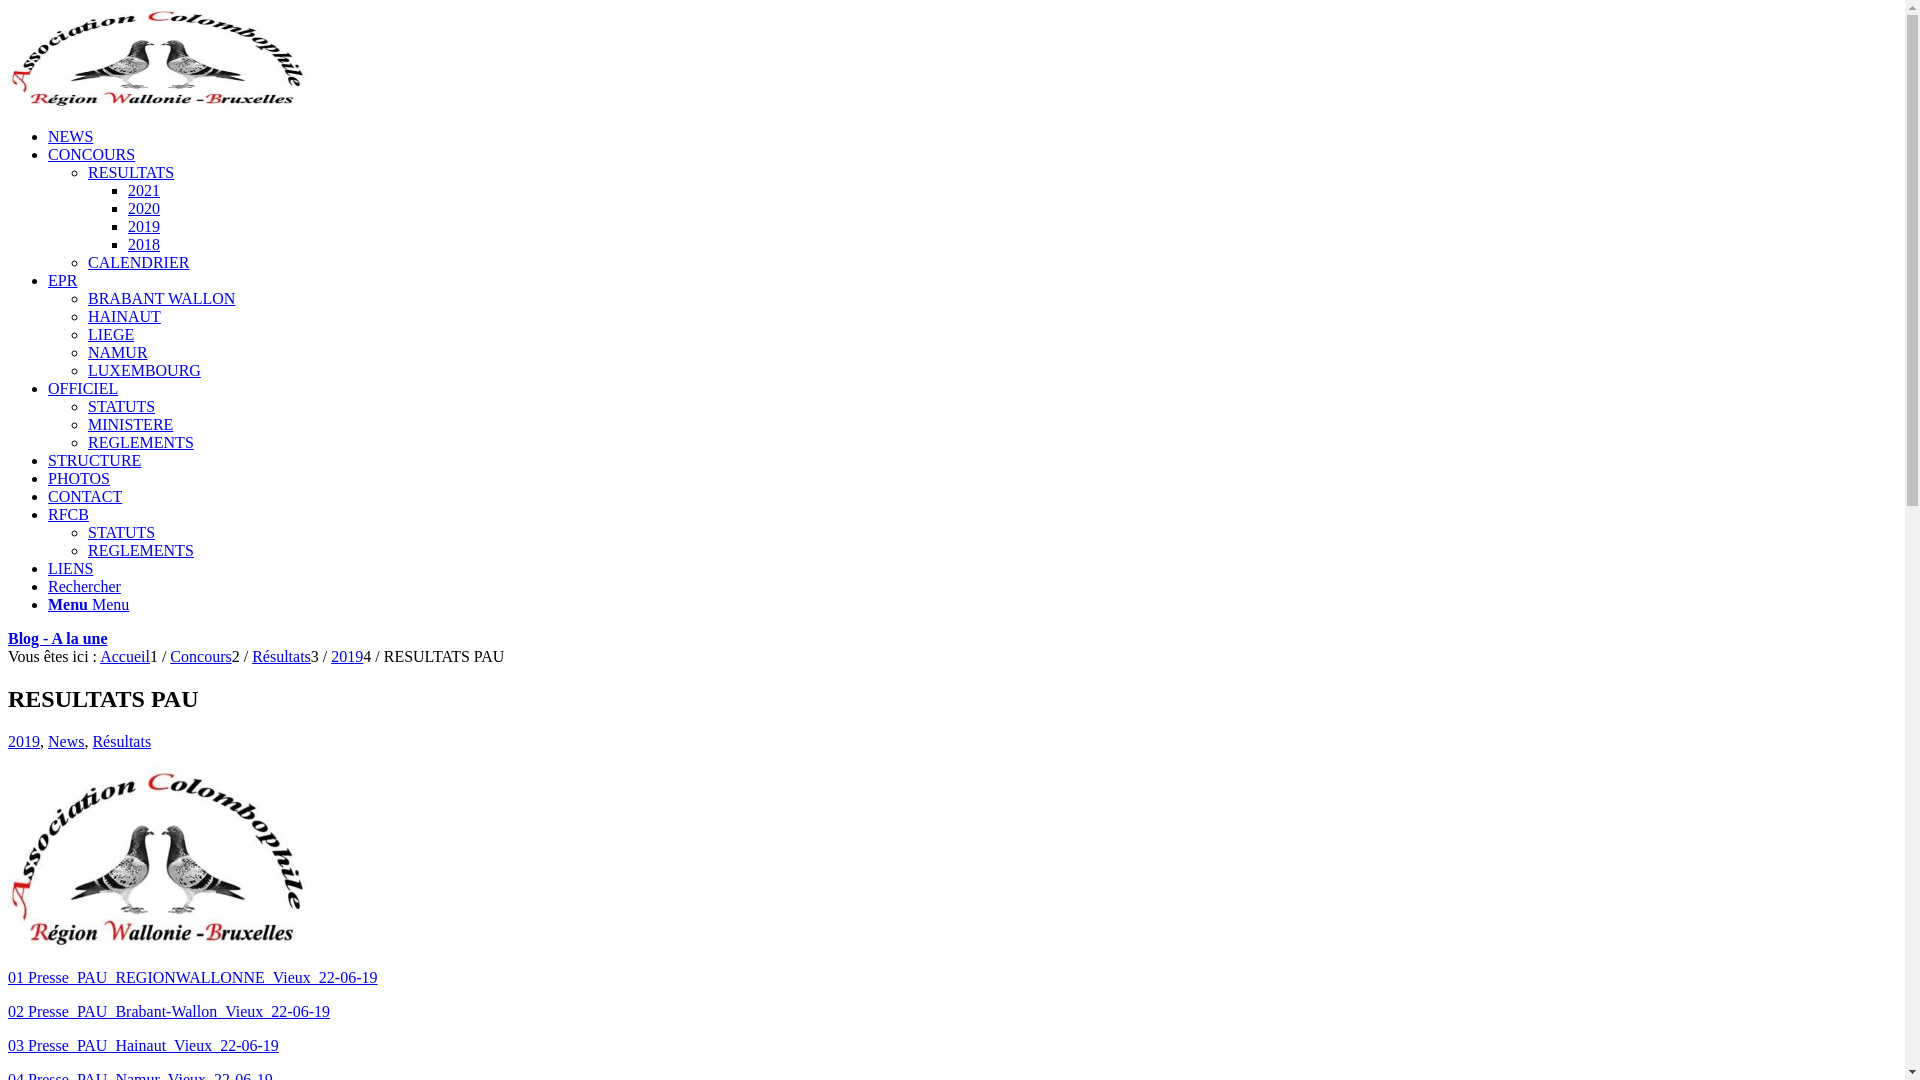 The height and width of the screenshot is (1080, 1920). I want to click on 'EPR', so click(62, 280).